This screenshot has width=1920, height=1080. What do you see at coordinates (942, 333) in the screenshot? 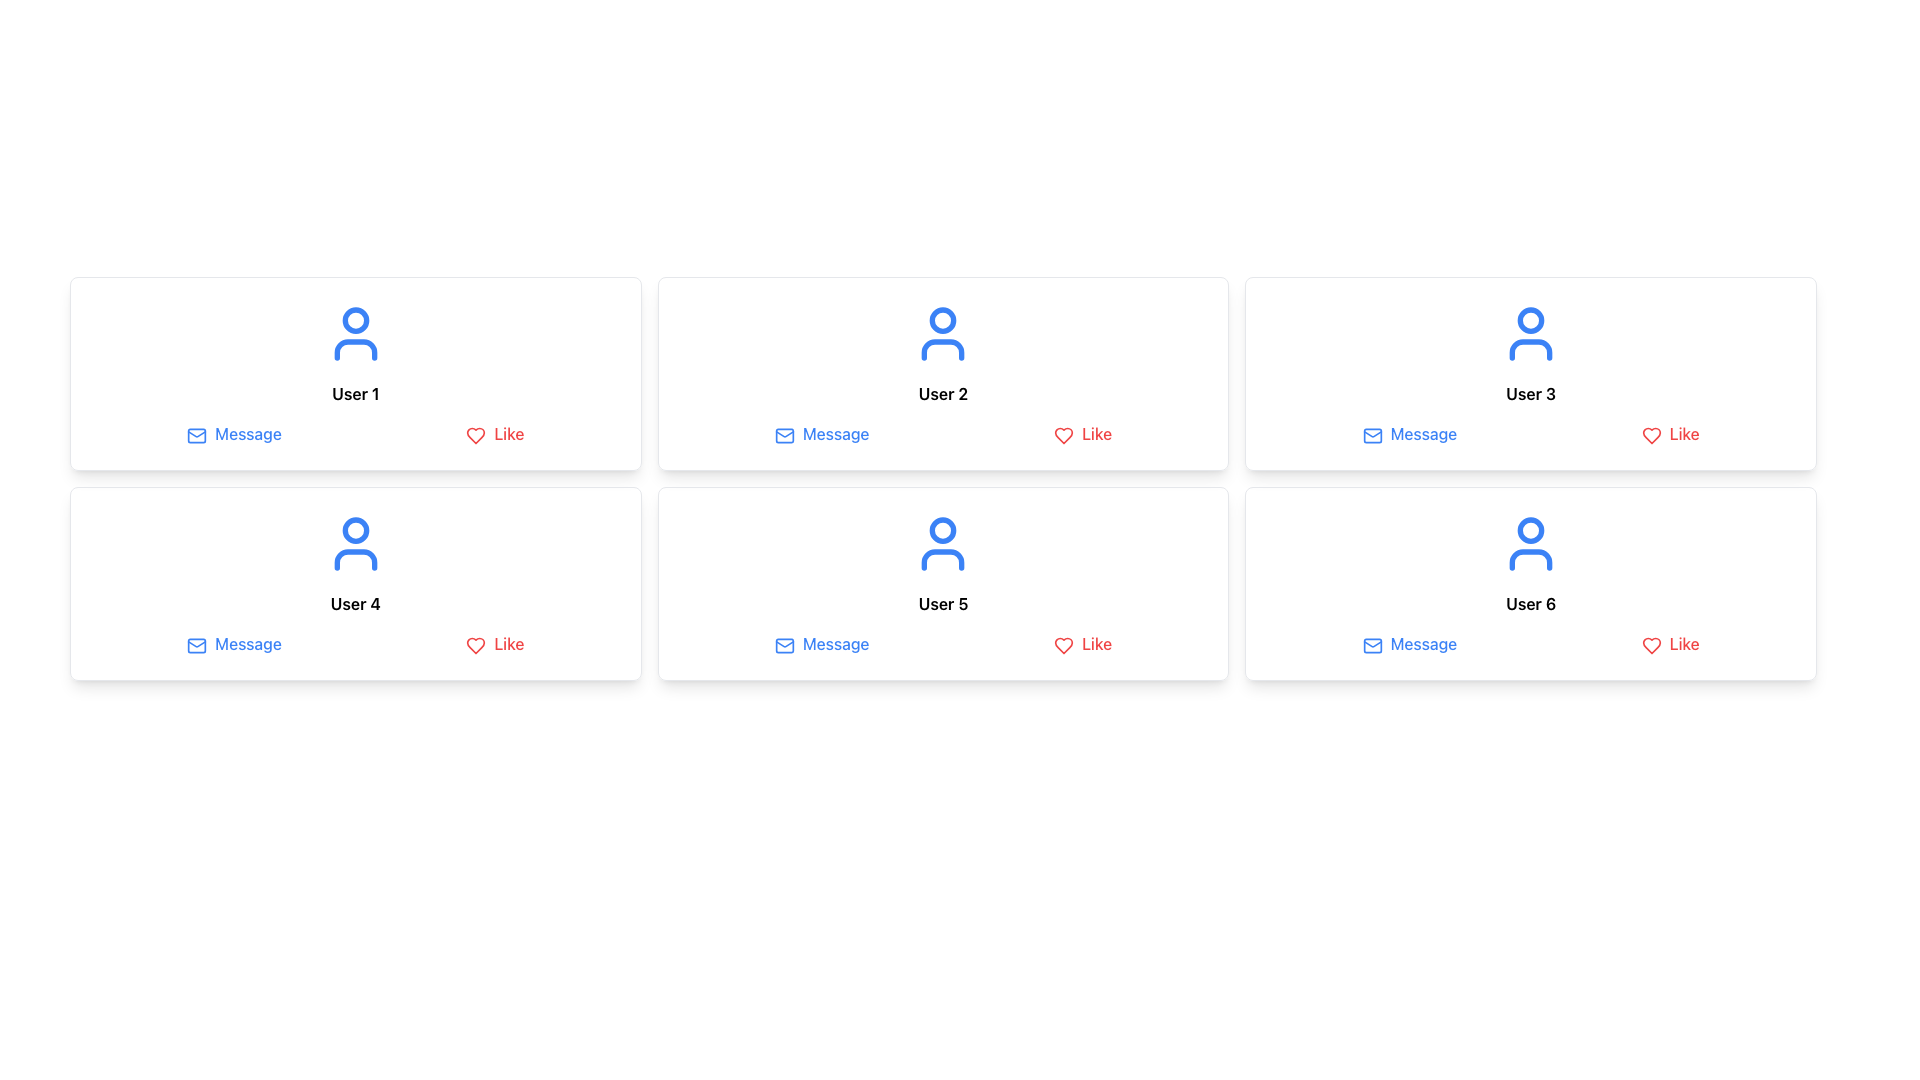
I see `the user profile icon located at the center-top position of the 'User 2' card in the 2x3 grid layout` at bounding box center [942, 333].